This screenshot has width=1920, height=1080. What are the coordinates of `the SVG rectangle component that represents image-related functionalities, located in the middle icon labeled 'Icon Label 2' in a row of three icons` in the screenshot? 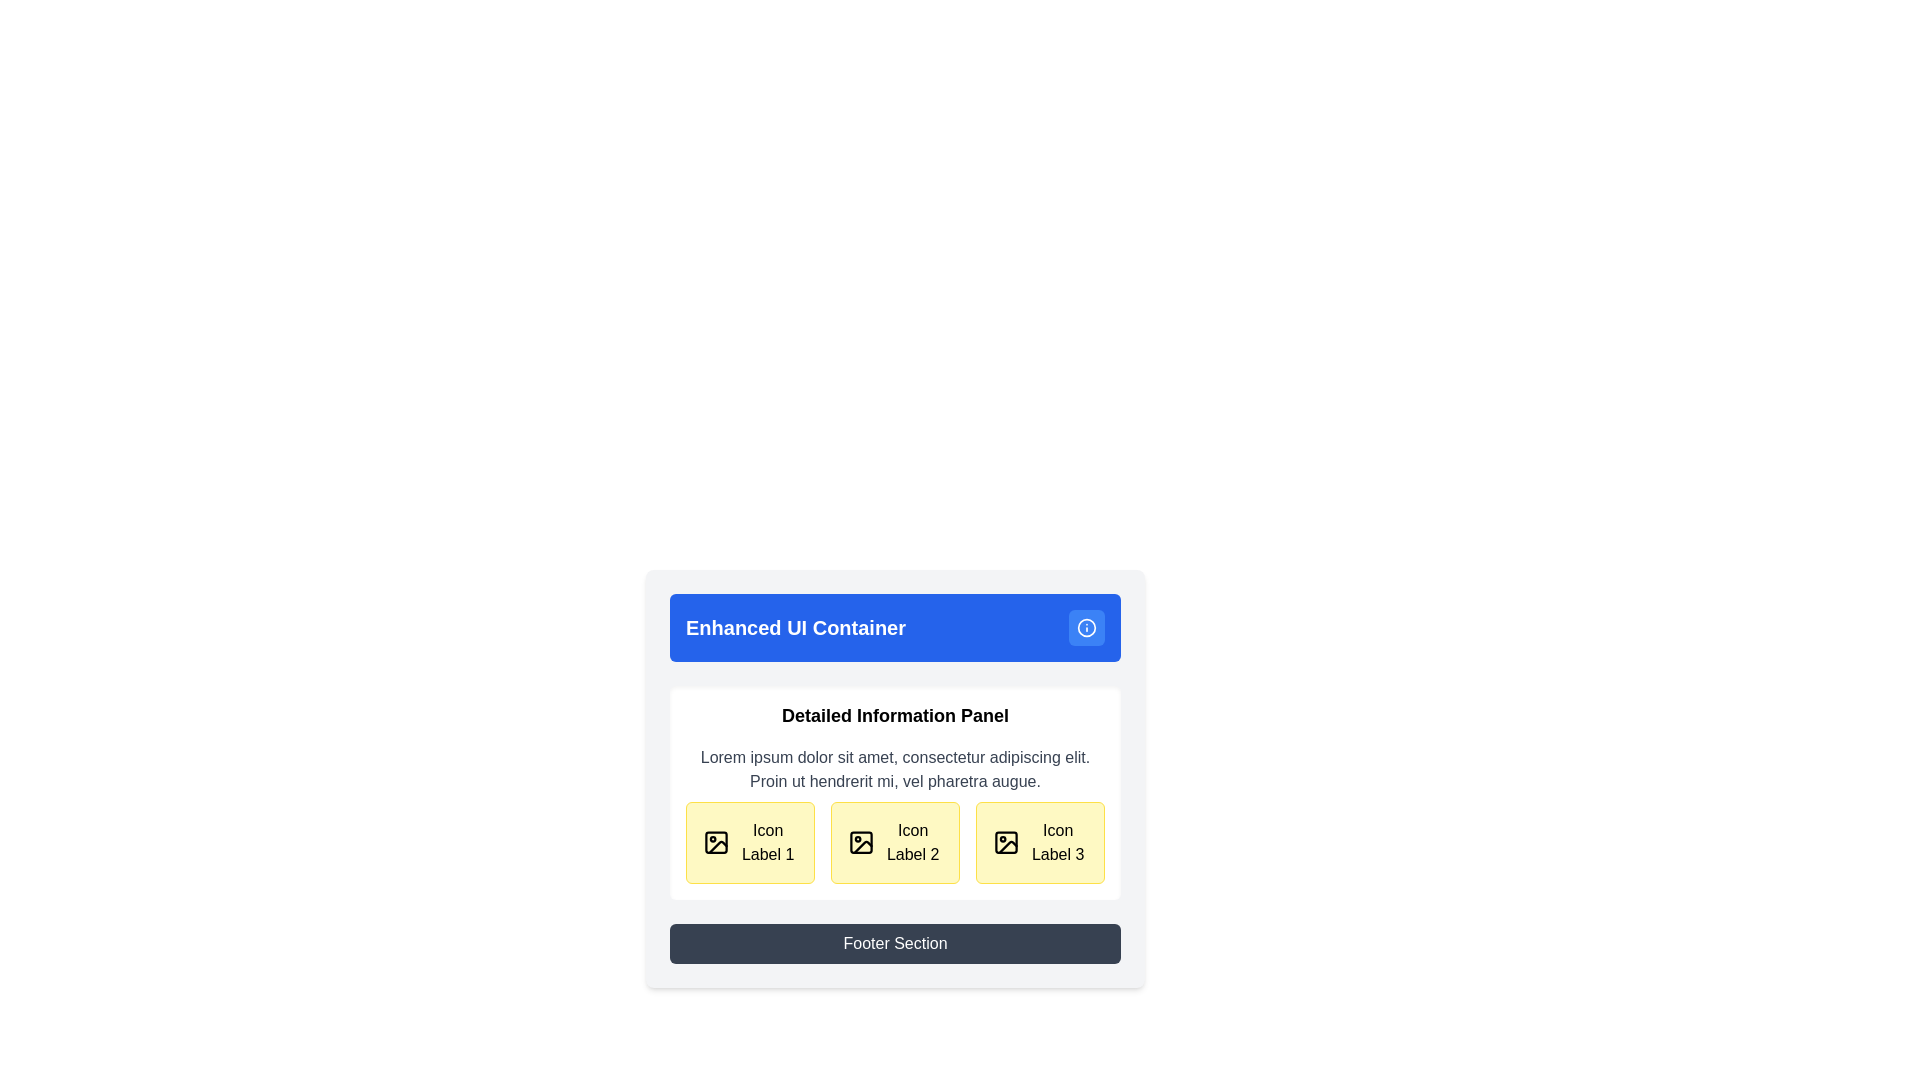 It's located at (861, 843).